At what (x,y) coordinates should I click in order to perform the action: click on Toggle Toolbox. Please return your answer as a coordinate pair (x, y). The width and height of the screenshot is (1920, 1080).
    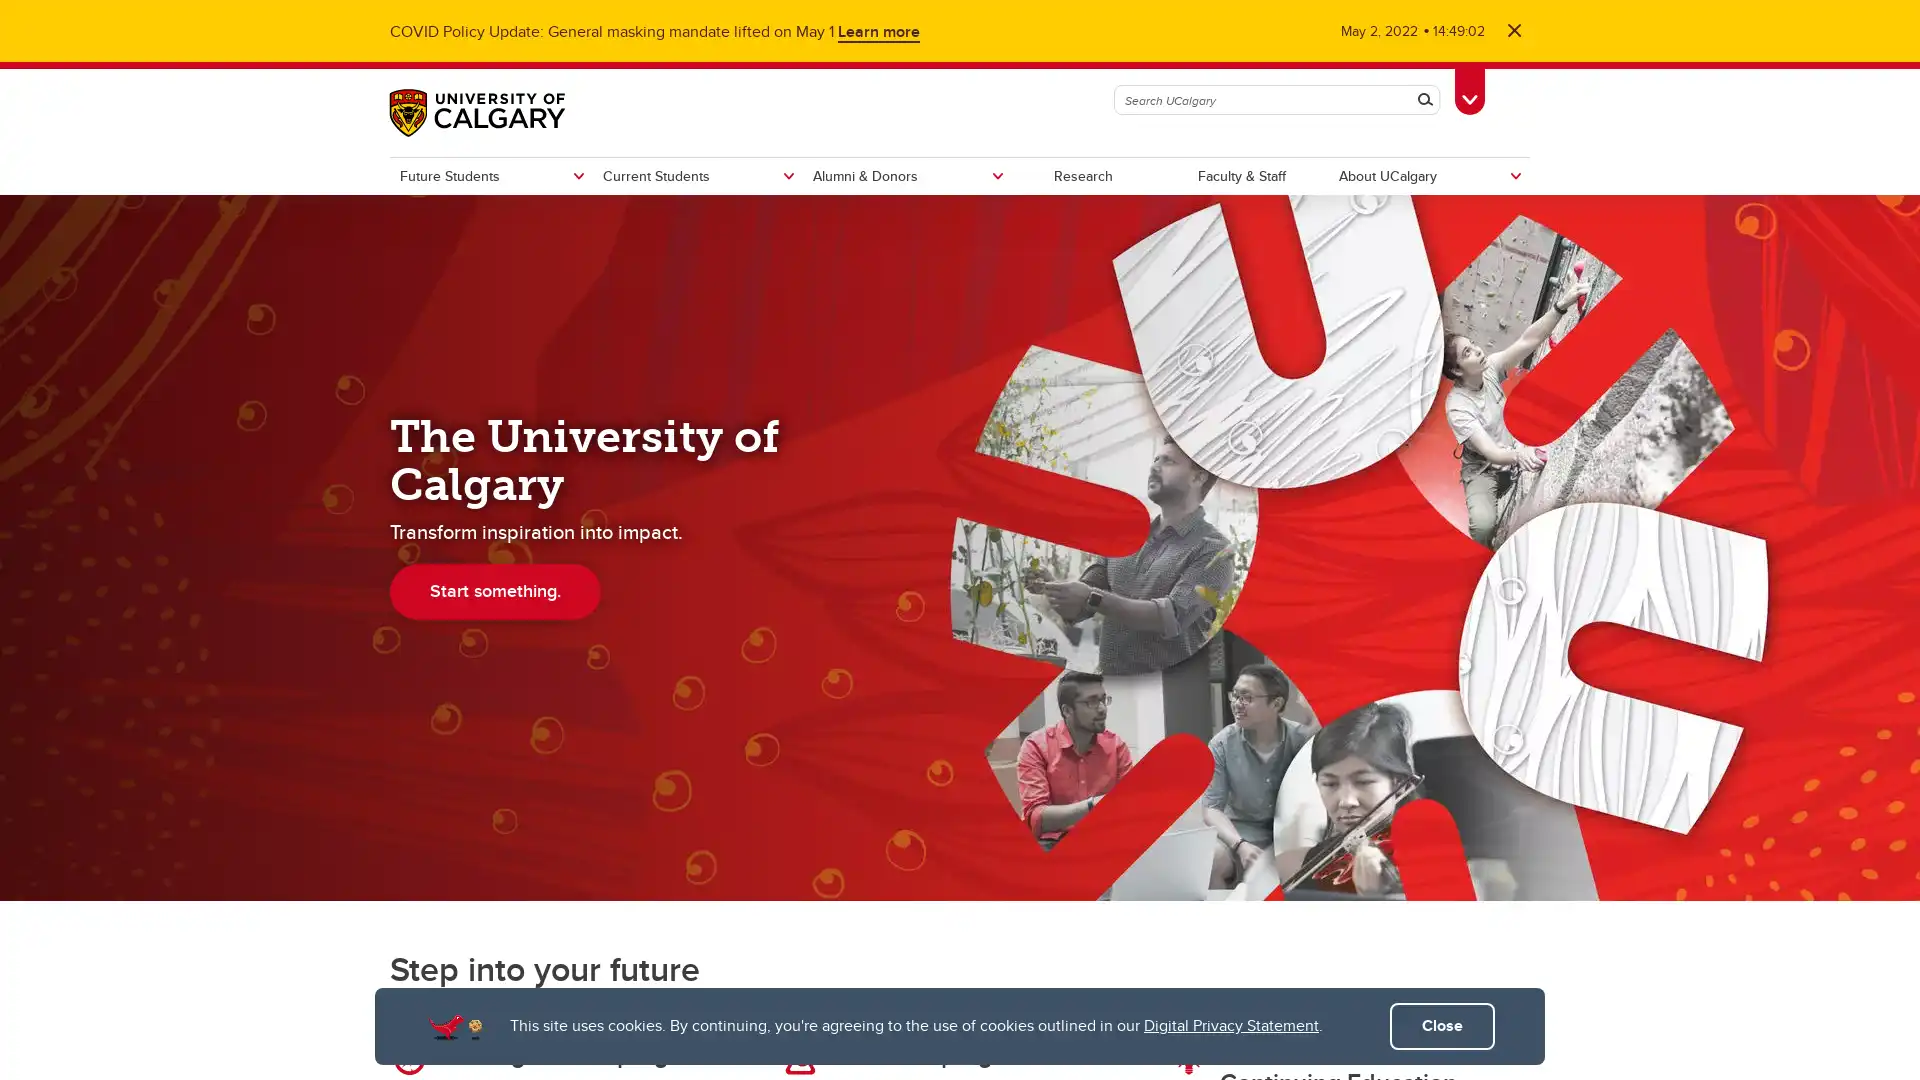
    Looking at the image, I should click on (1469, 87).